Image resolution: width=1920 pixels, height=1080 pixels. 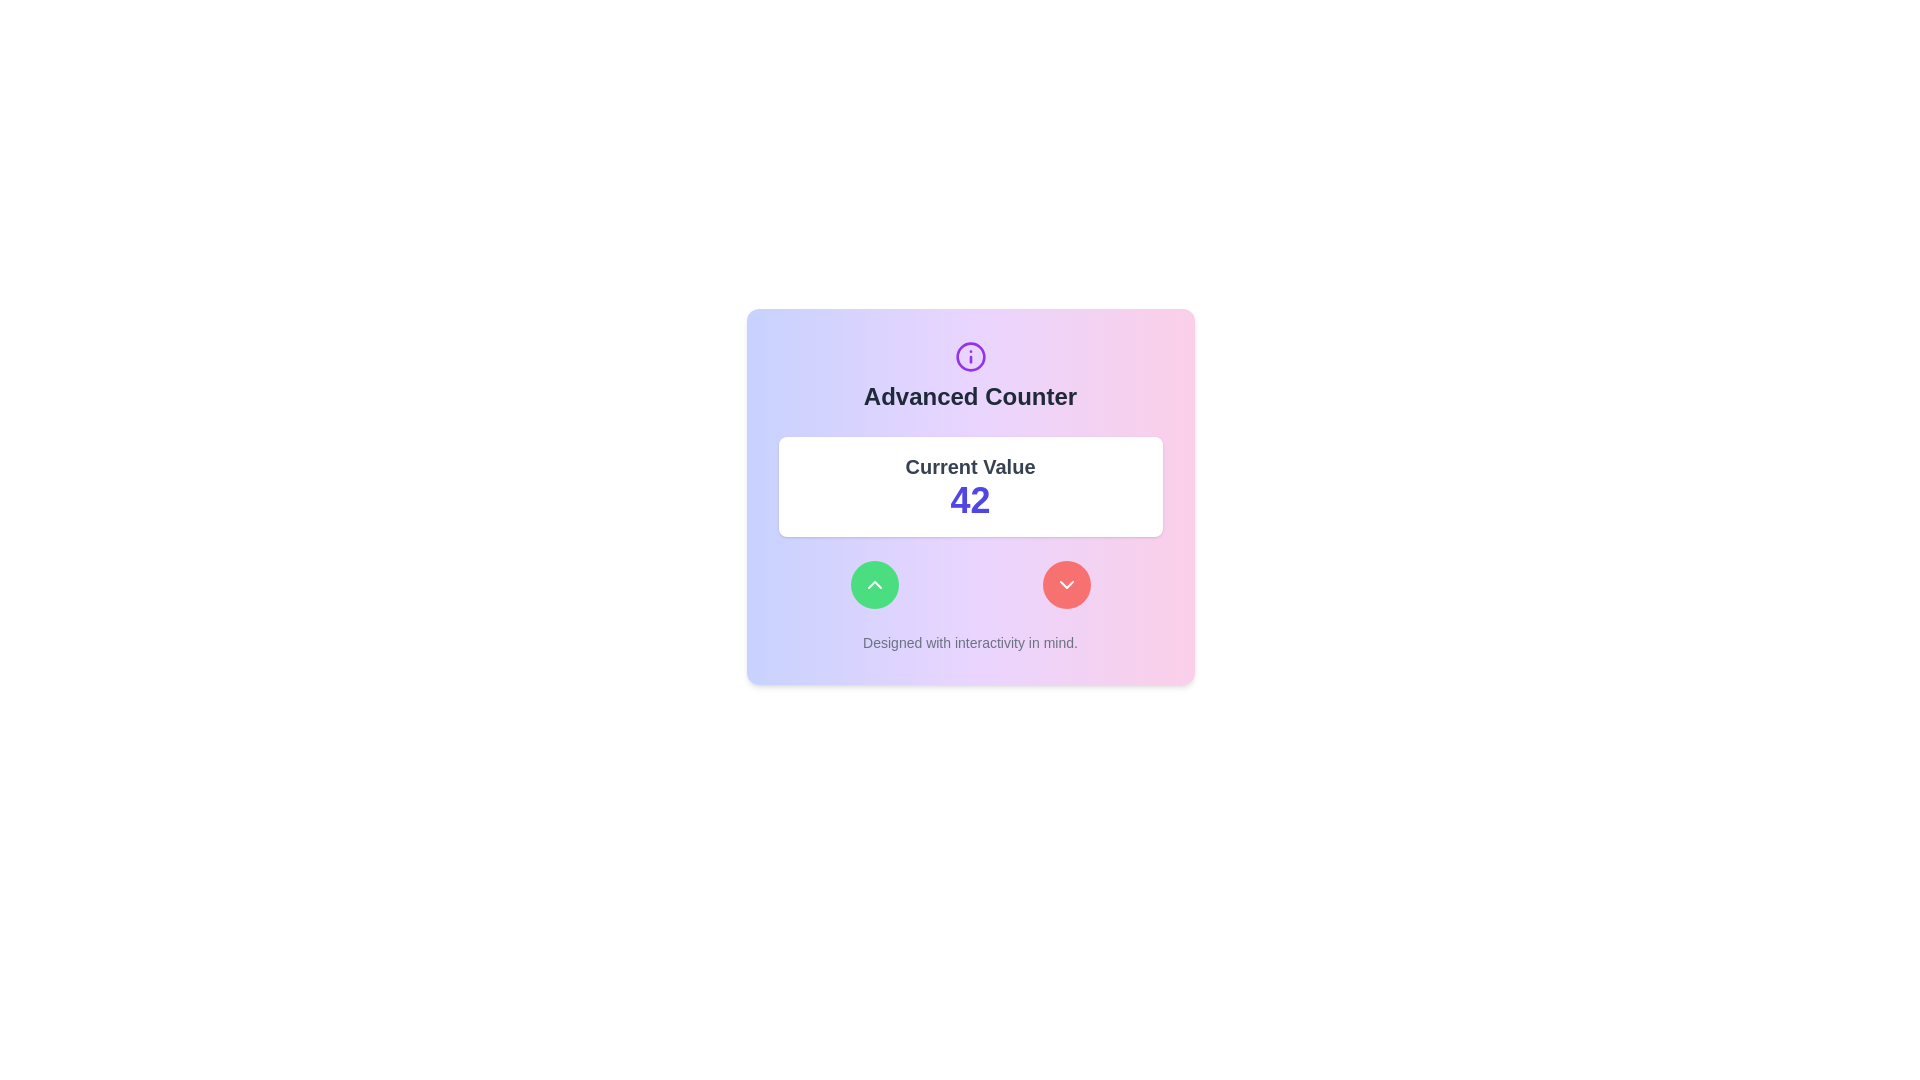 What do you see at coordinates (874, 585) in the screenshot?
I see `the circular green button with a white upward arrow` at bounding box center [874, 585].